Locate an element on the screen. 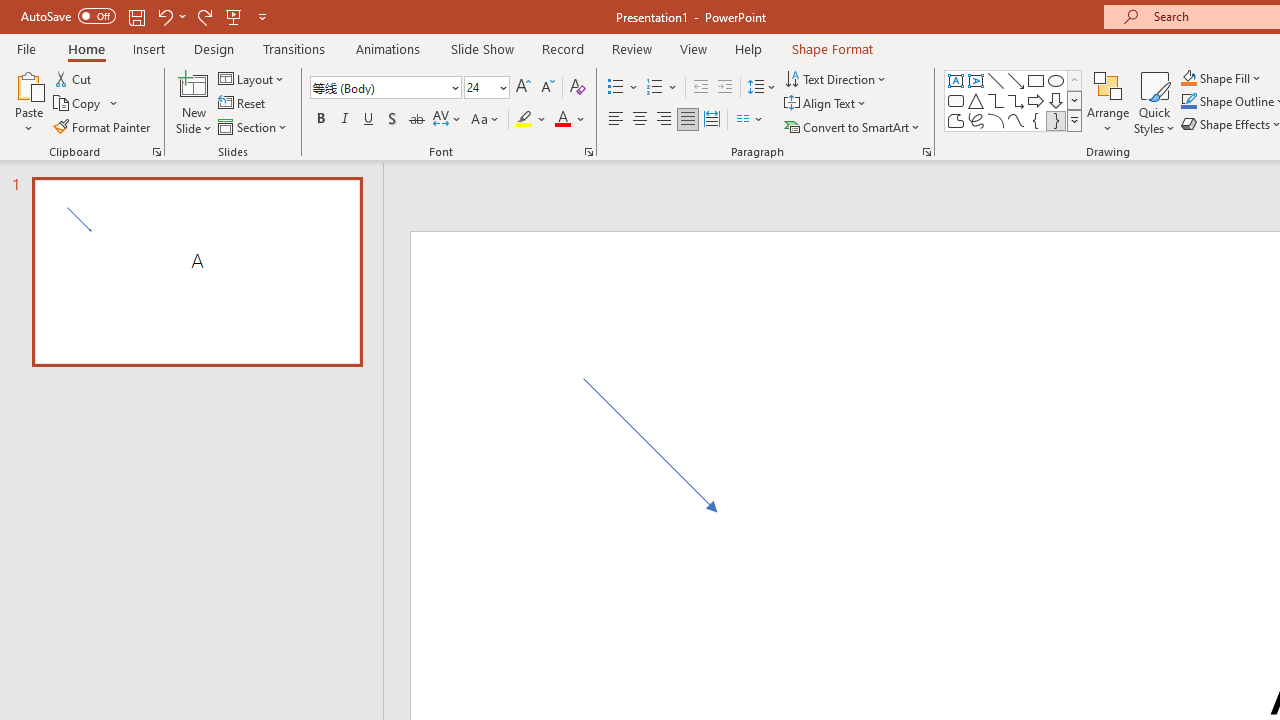  'Change Case' is located at coordinates (486, 119).